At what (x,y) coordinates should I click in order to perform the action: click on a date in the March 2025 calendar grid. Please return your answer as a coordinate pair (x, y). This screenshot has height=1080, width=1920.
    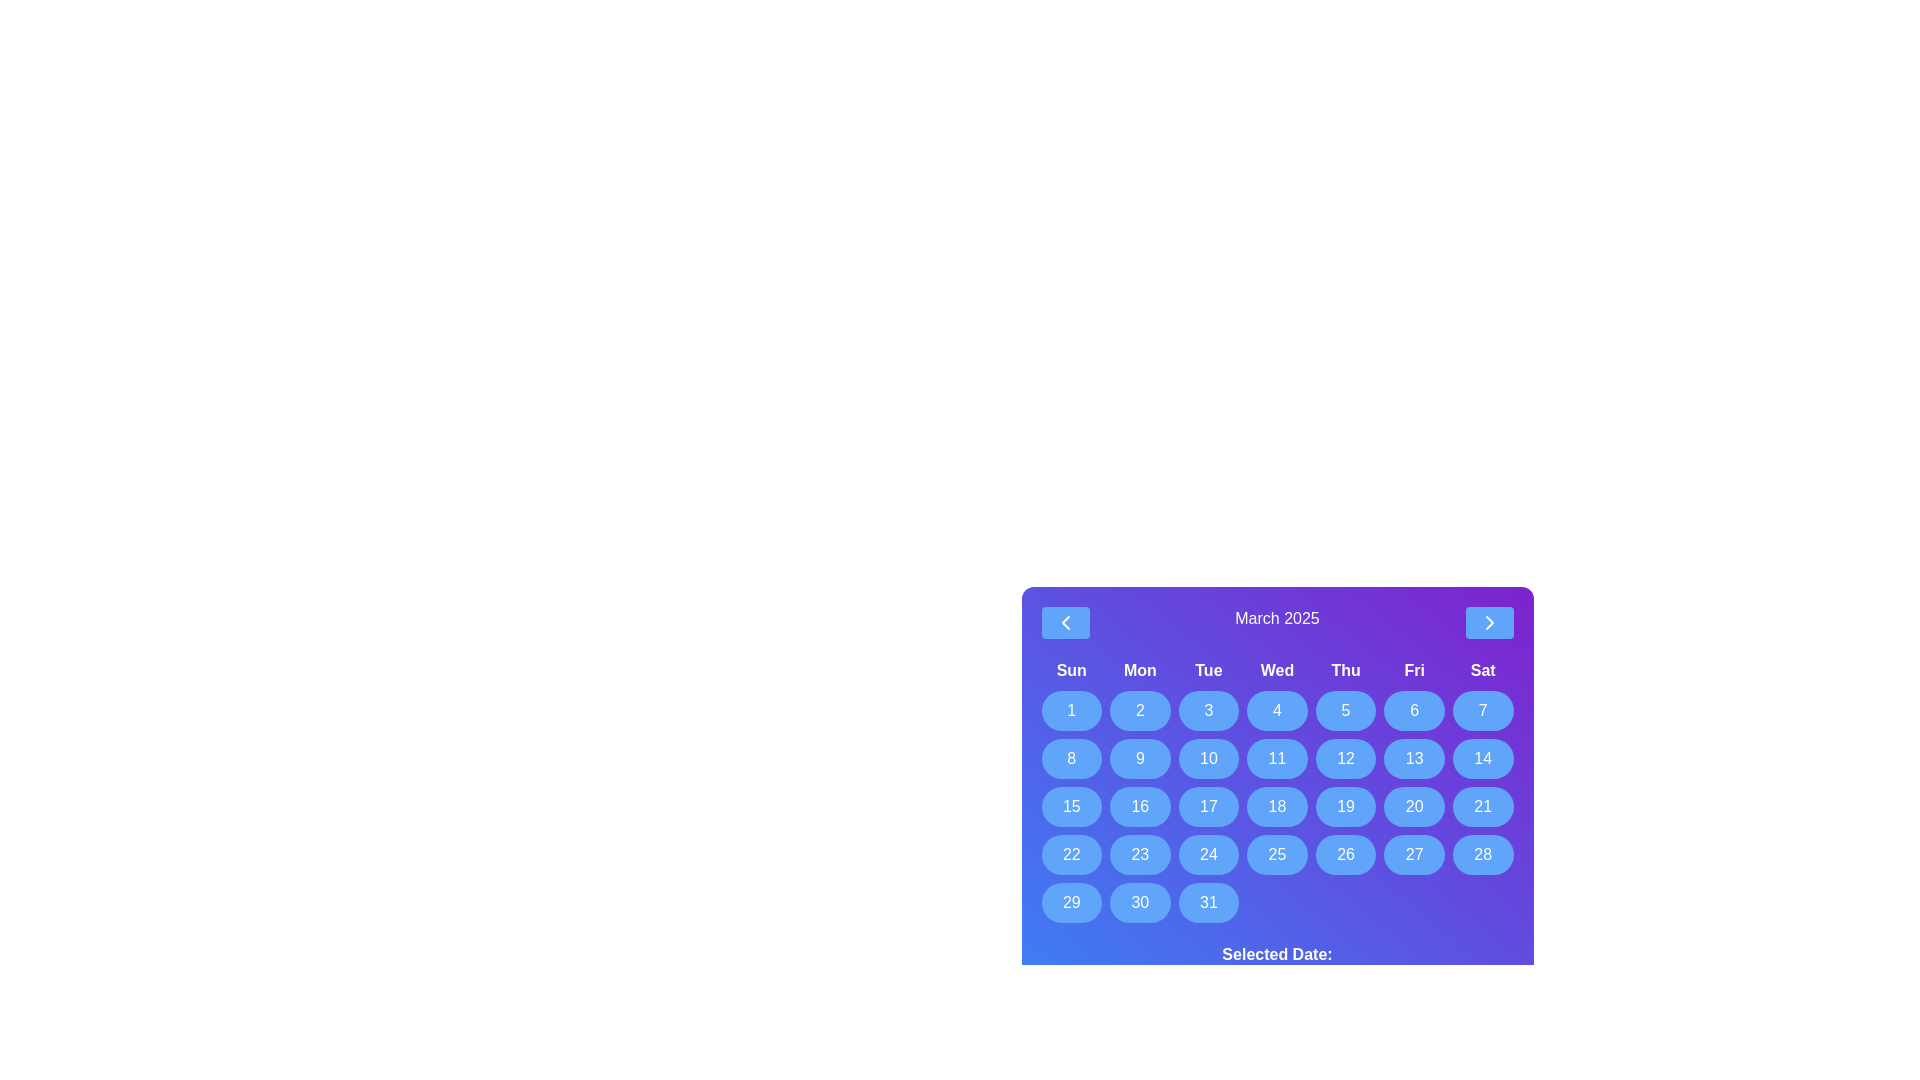
    Looking at the image, I should click on (1276, 789).